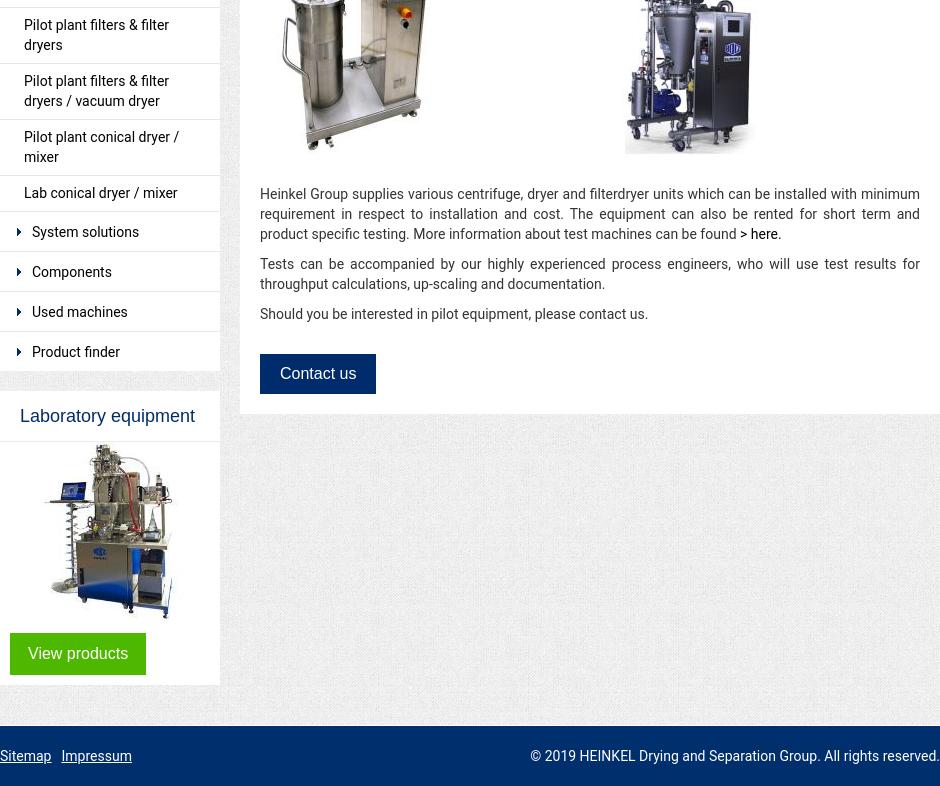 Image resolution: width=940 pixels, height=786 pixels. I want to click on 'Lab conical dryer / mixer', so click(100, 191).